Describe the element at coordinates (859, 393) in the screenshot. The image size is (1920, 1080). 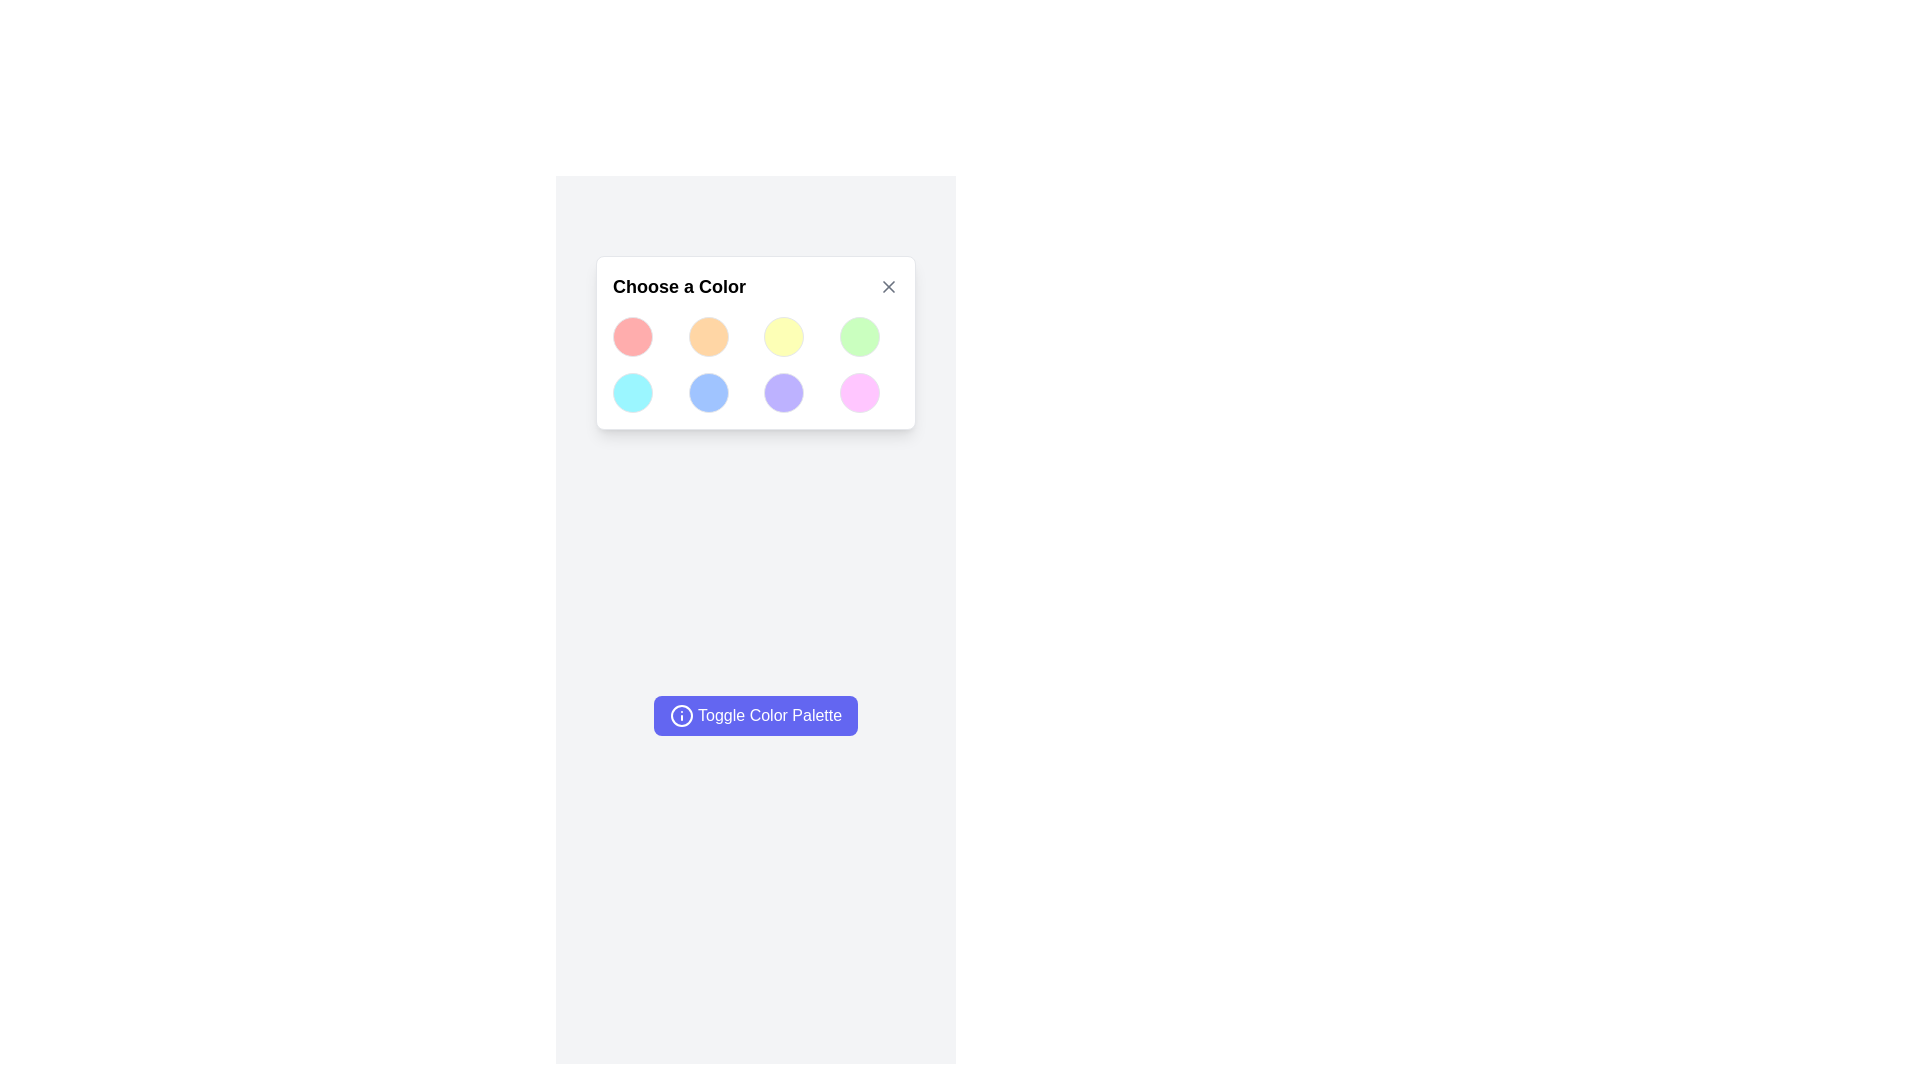
I see `the Circle button located in the fourth column and second row of the grid` at that location.